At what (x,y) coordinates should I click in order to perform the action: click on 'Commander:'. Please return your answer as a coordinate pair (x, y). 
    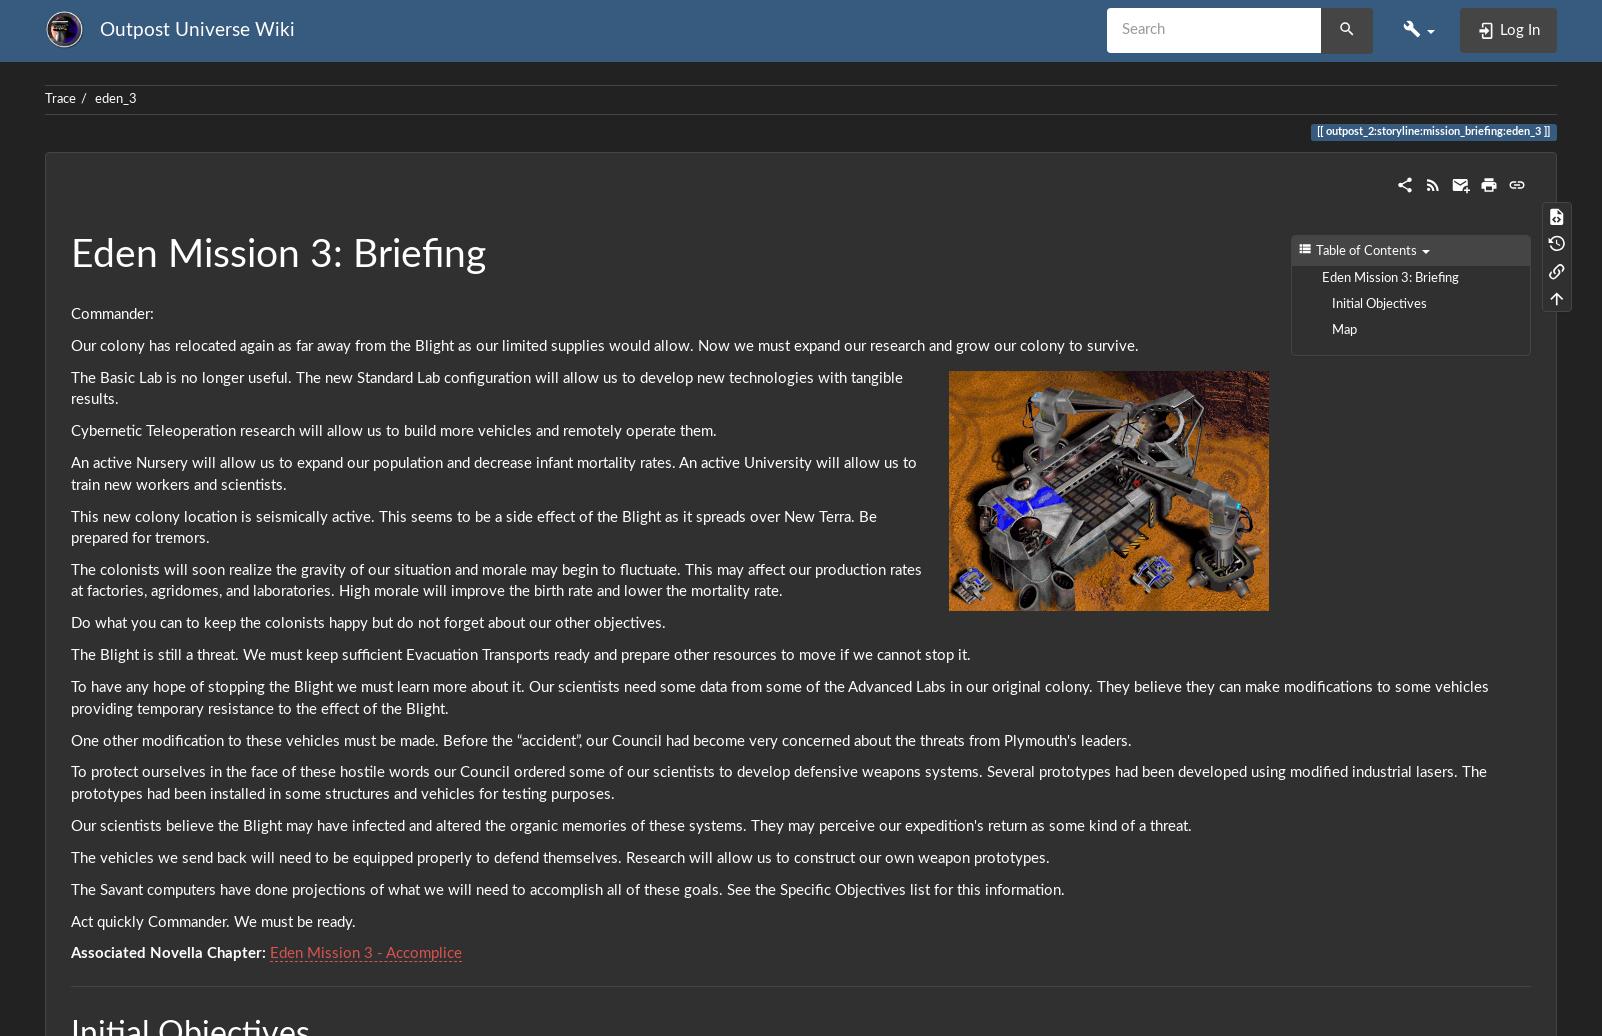
    Looking at the image, I should click on (111, 314).